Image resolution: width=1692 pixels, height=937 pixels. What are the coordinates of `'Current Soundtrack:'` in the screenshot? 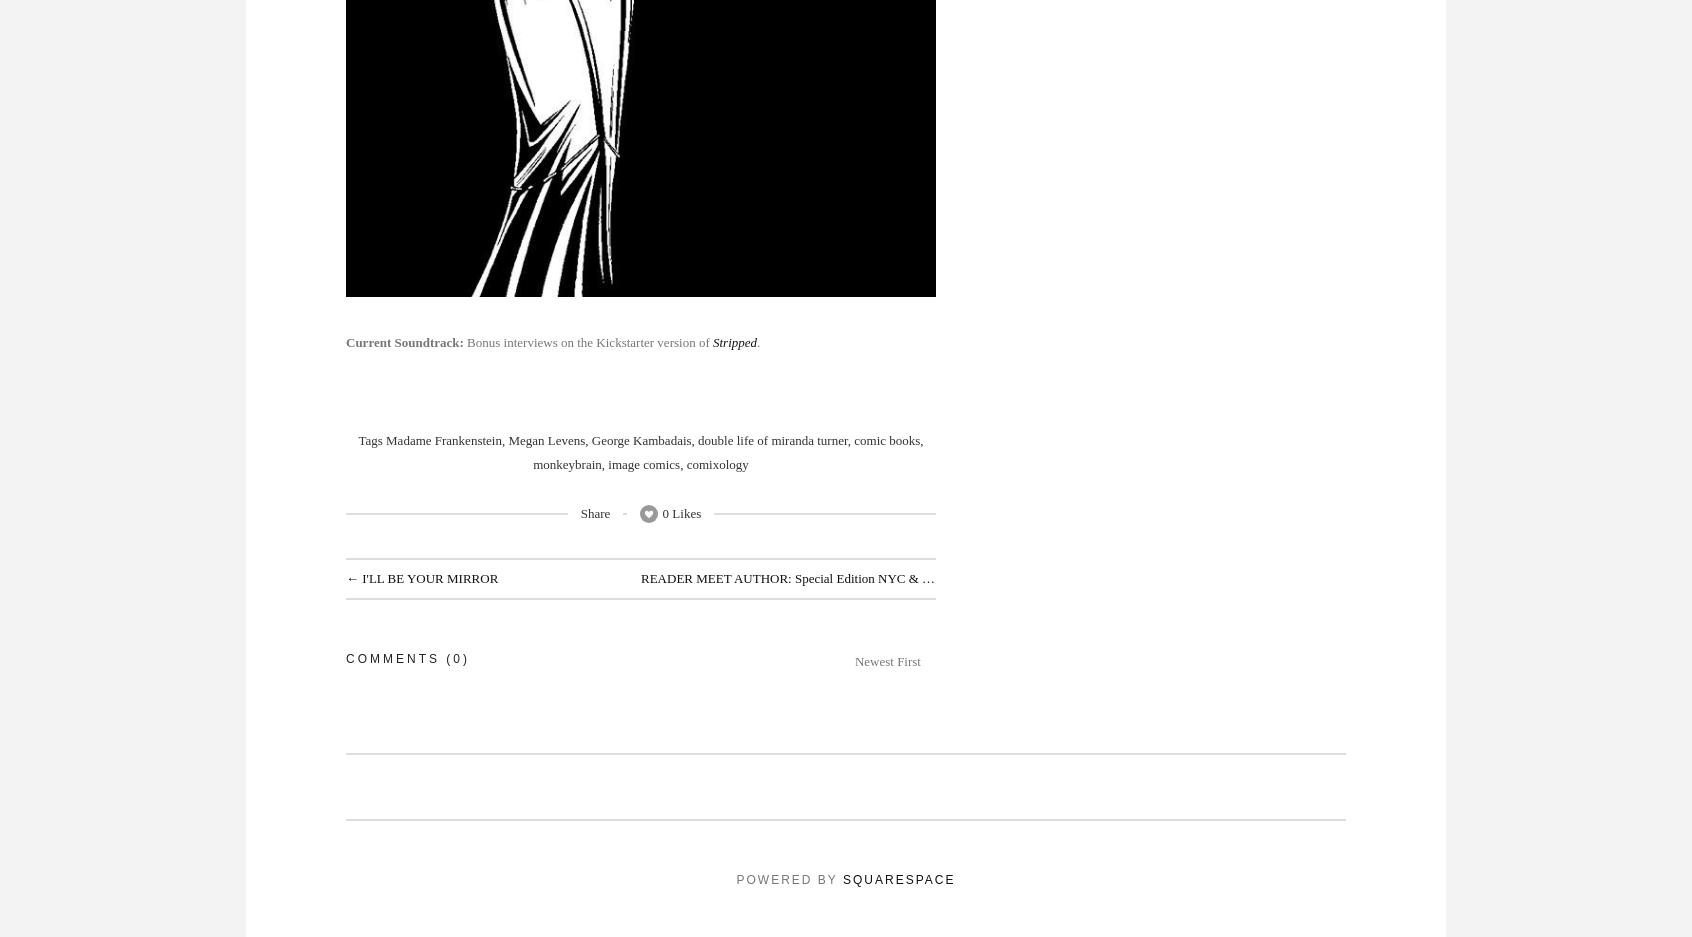 It's located at (406, 342).